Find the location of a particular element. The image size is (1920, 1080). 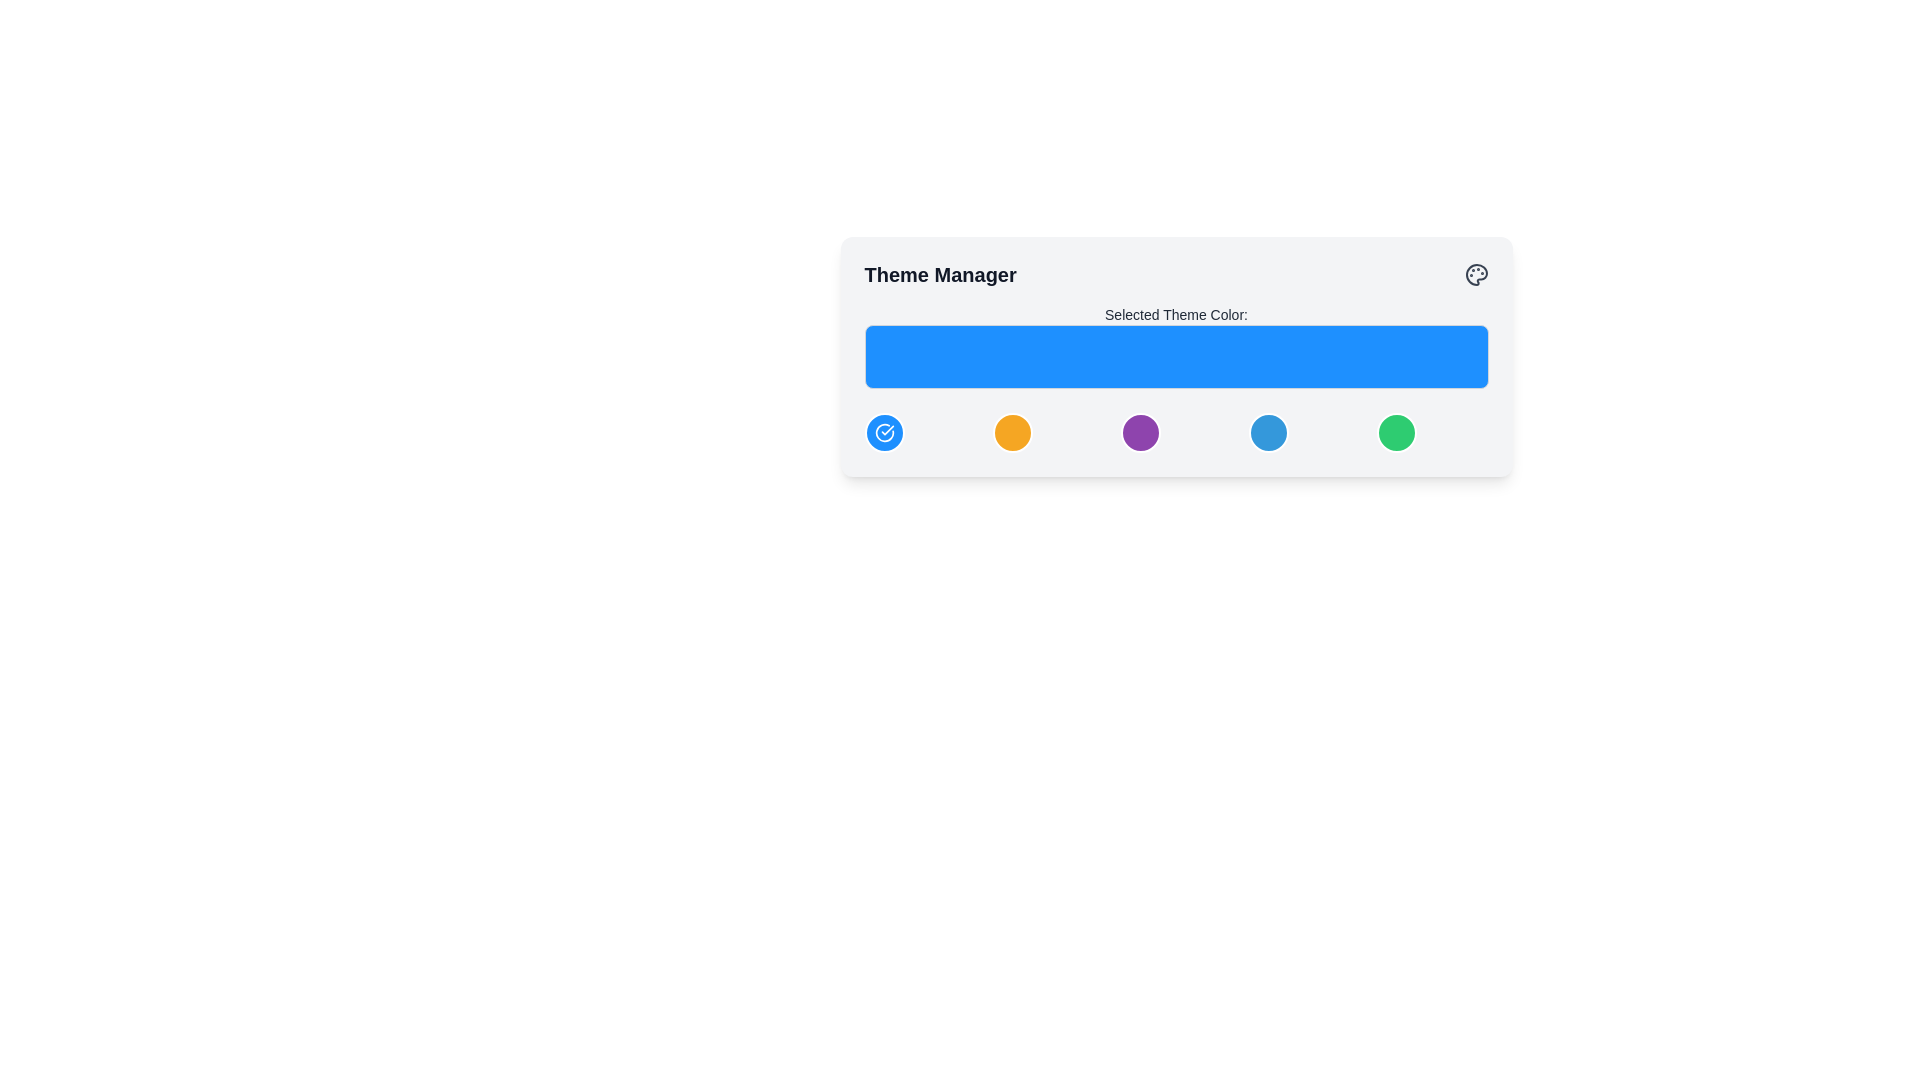

the circular icon with a blue background and white check mark is located at coordinates (883, 431).